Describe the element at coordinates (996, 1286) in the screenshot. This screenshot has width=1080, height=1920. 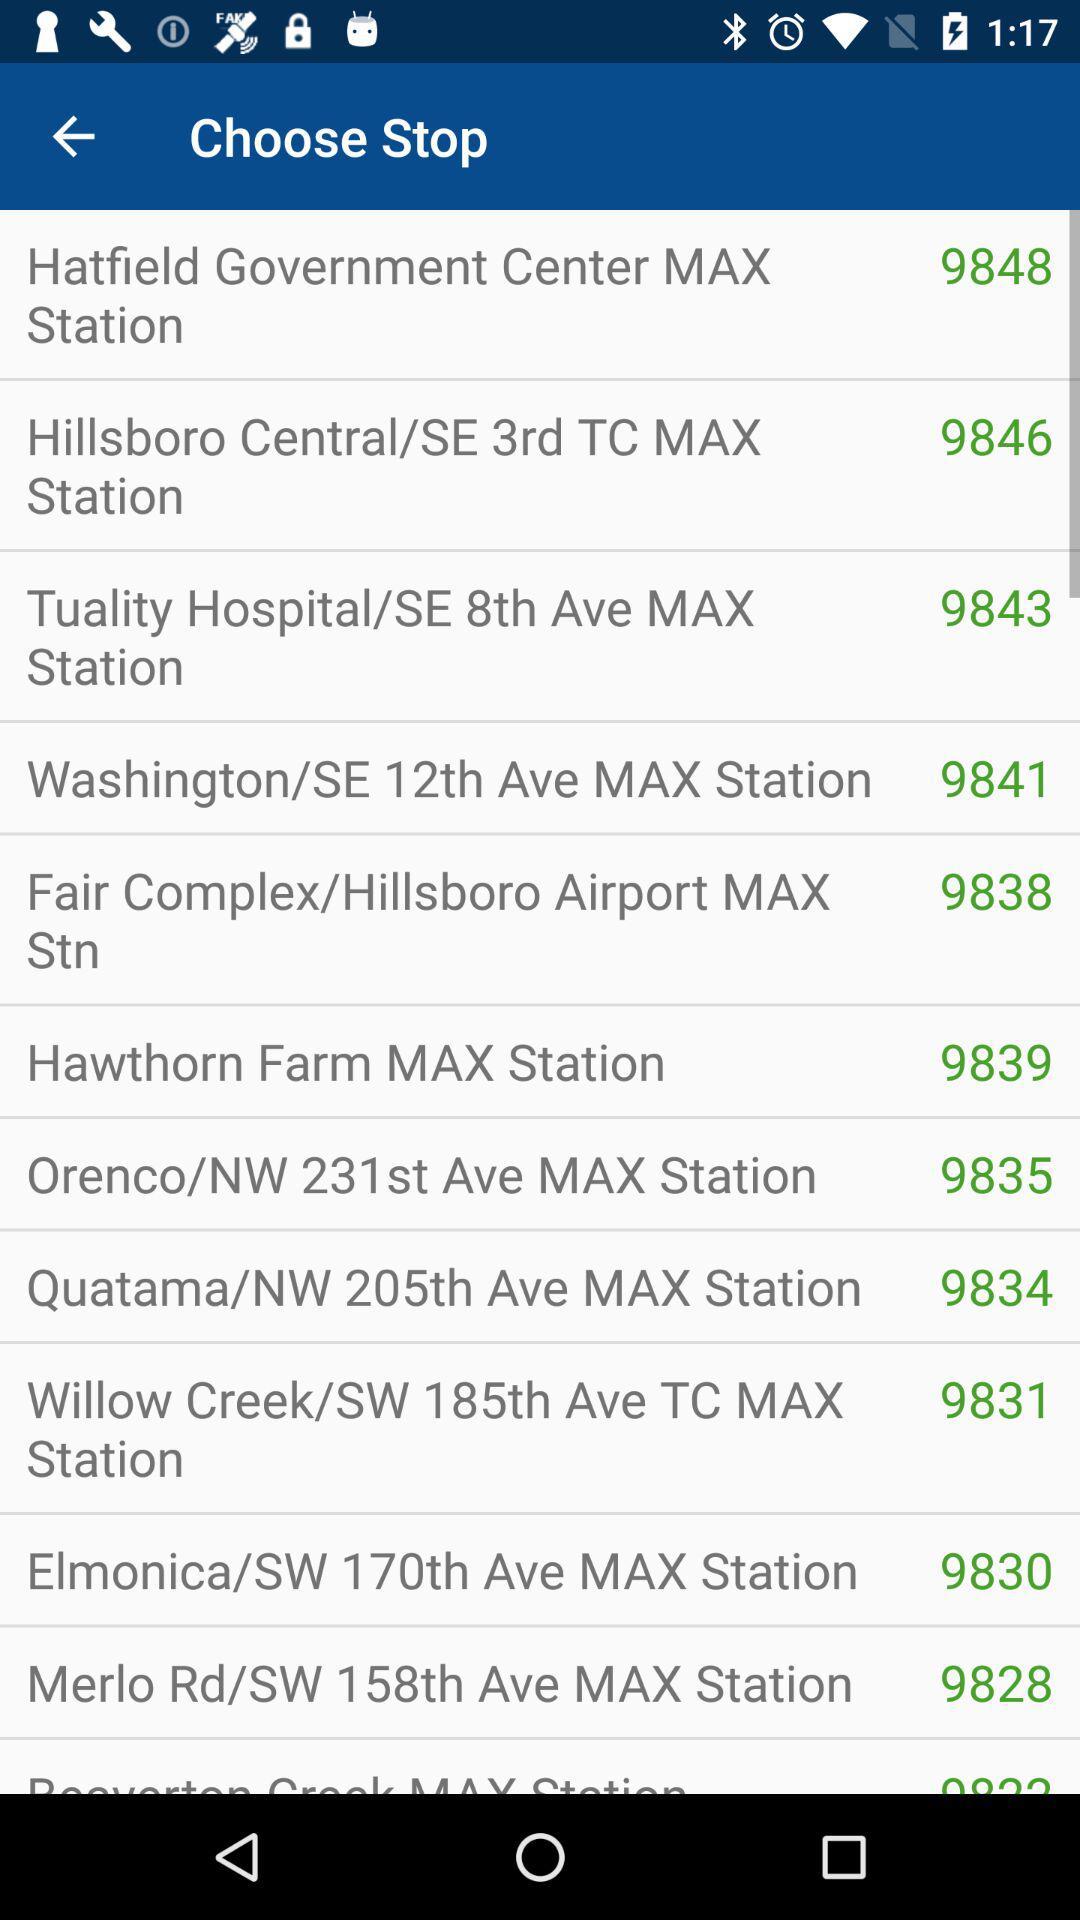
I see `icon below orenco nw 231st icon` at that location.